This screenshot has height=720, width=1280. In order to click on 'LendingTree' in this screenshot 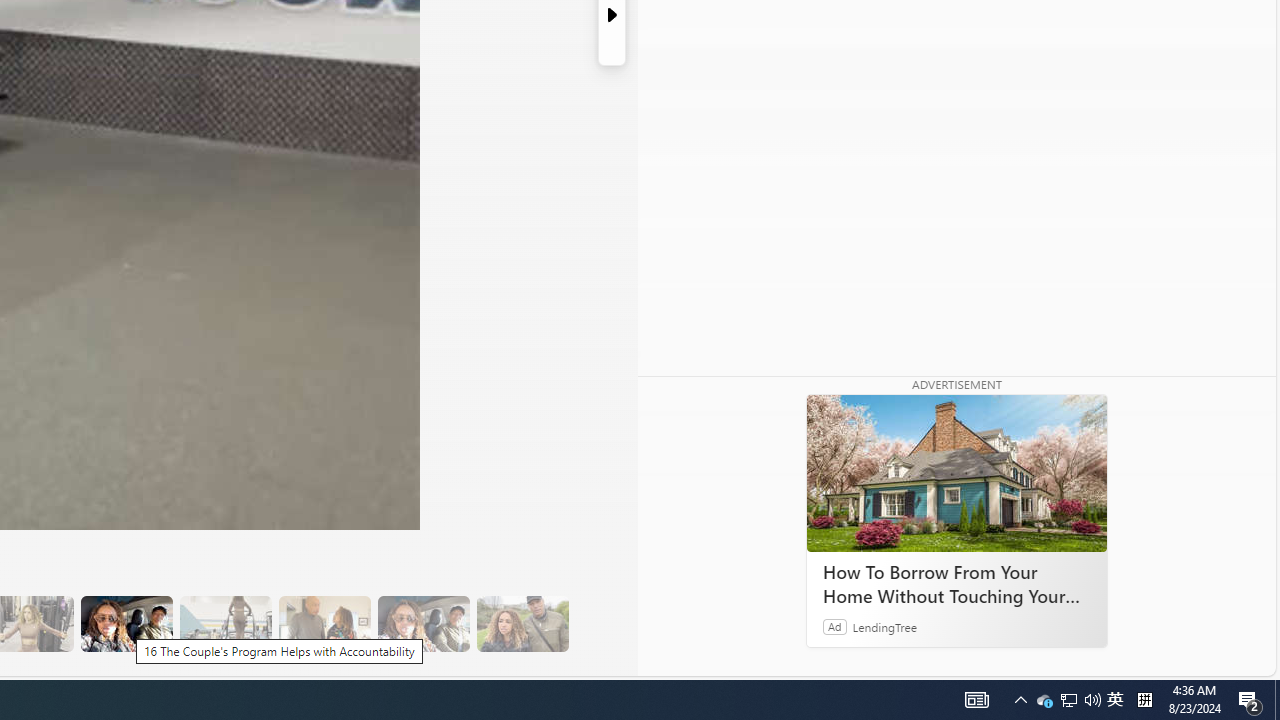, I will do `click(884, 625)`.